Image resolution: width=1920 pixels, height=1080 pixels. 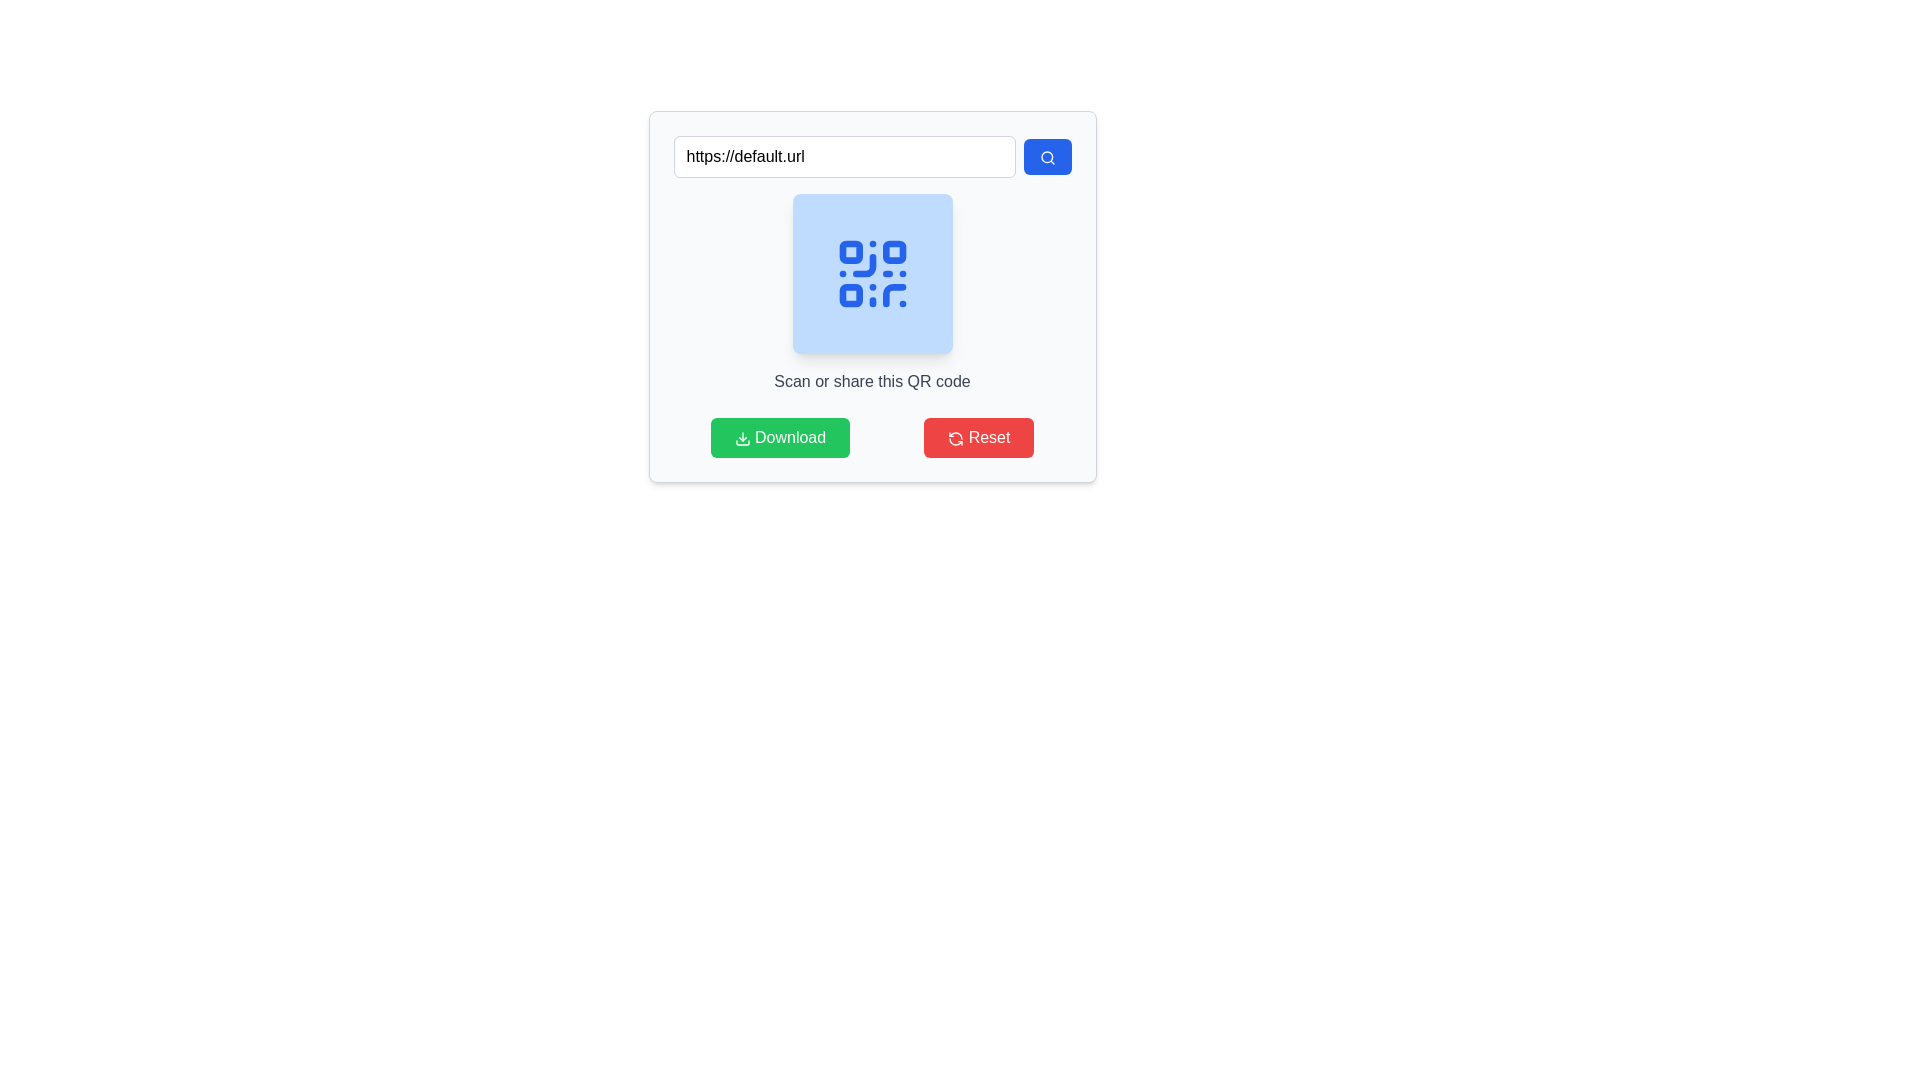 I want to click on the reset button, which features a circular arrow icon, located to the right of the green 'Download' button and below the QR code and search bar sections, so click(x=955, y=437).